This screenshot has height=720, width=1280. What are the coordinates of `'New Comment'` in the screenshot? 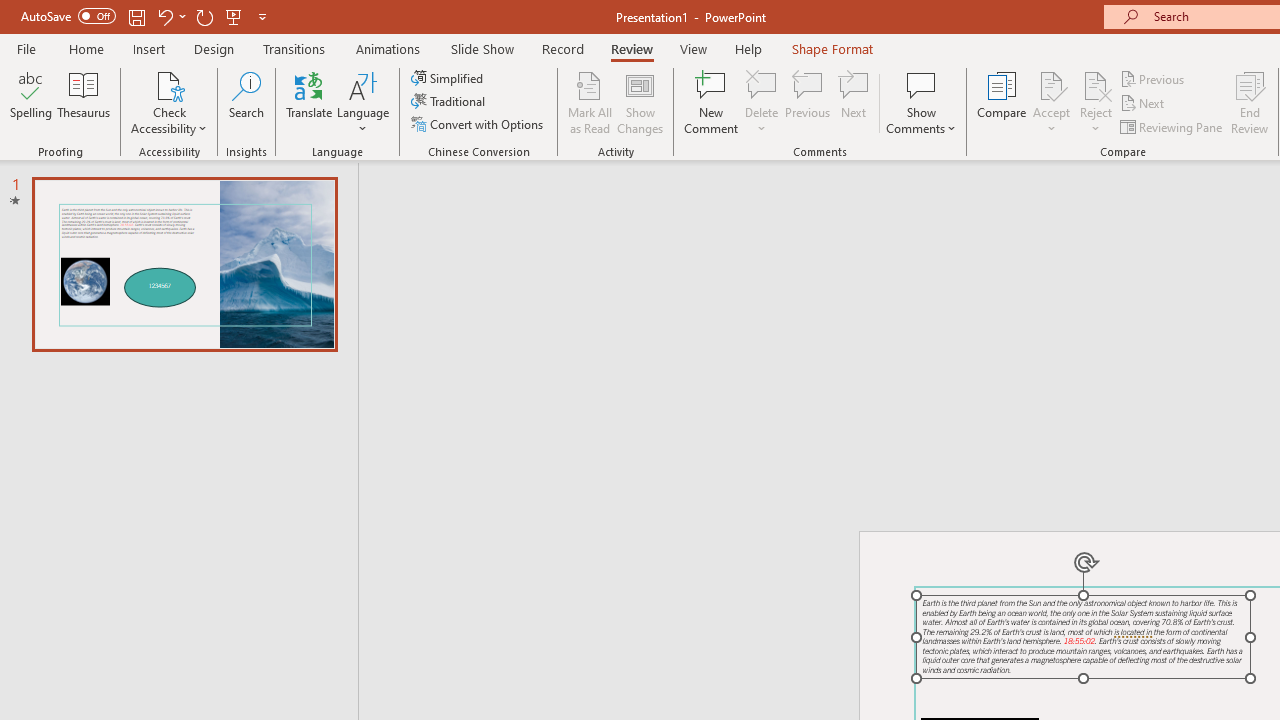 It's located at (711, 103).